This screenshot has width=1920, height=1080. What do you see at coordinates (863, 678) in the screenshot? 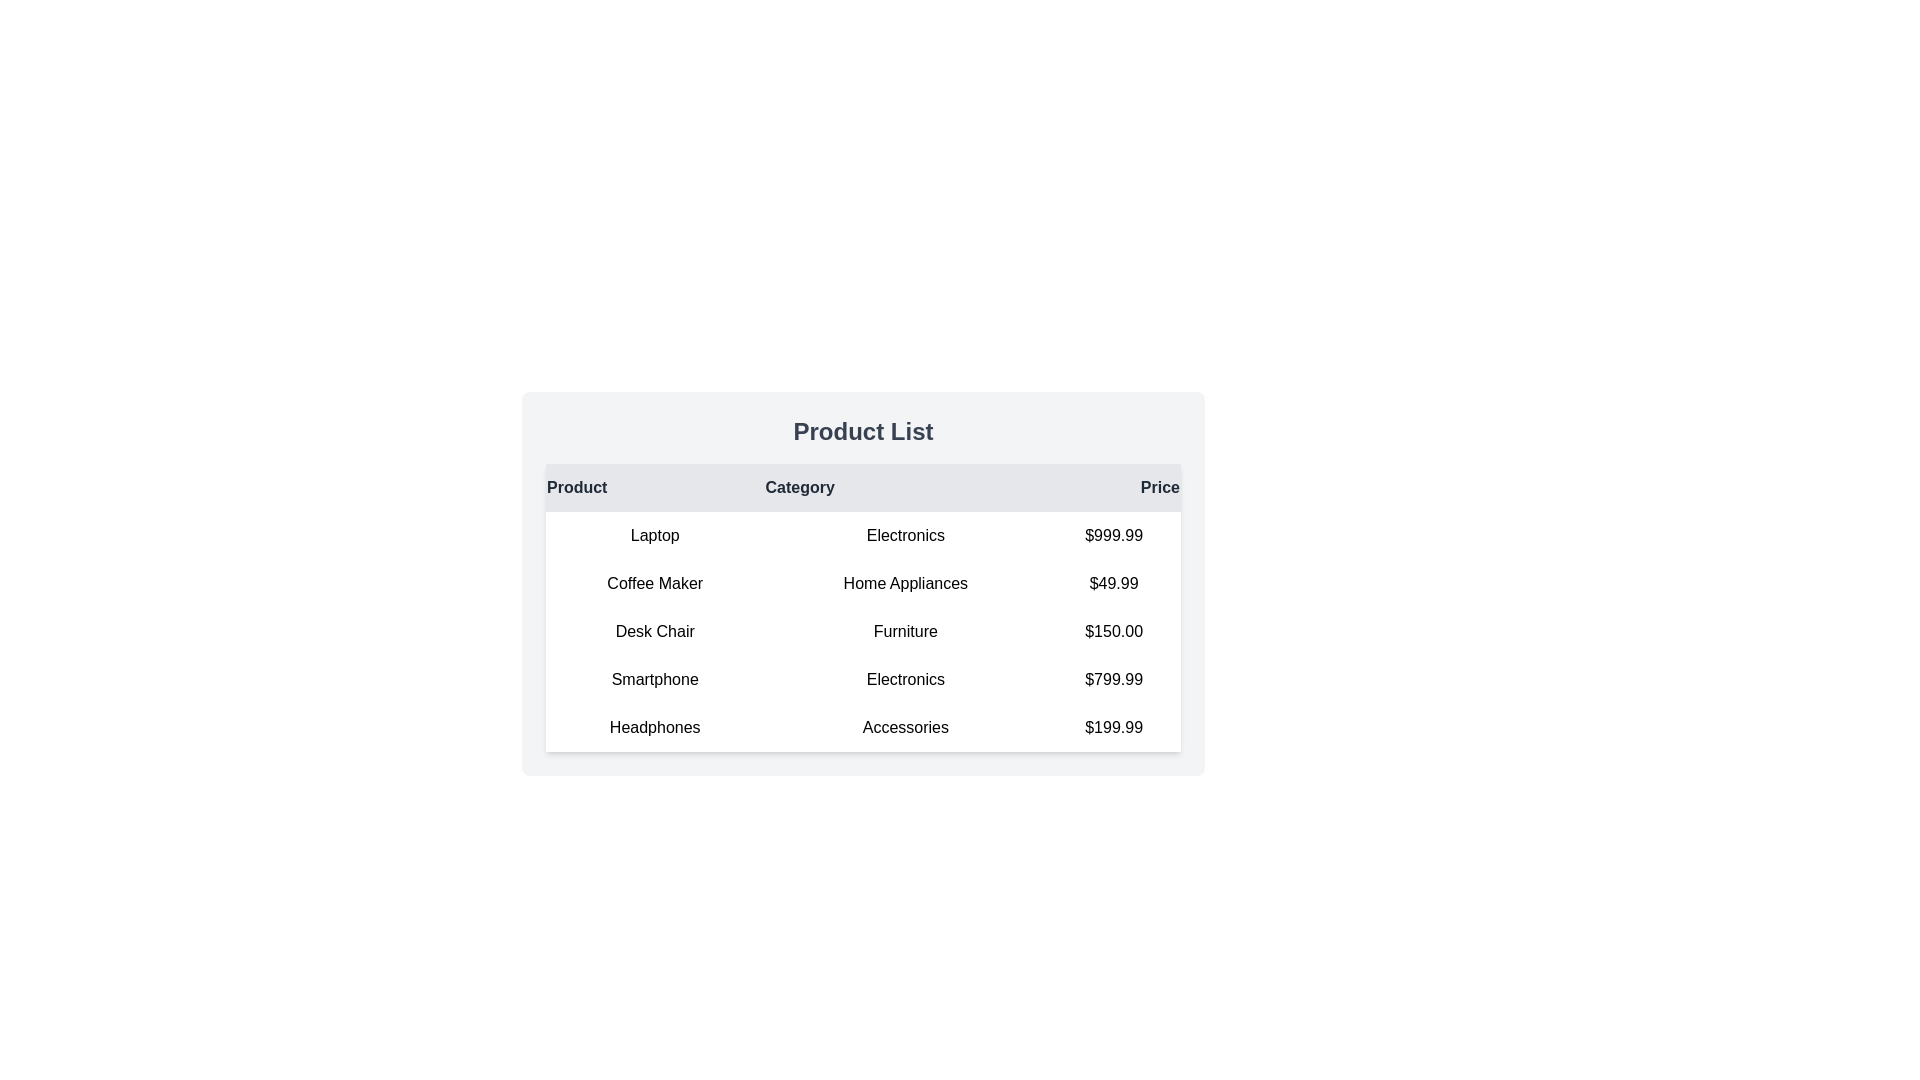
I see `the fourth row of the product list that displays a product entry, which includes its name, category, and price` at bounding box center [863, 678].